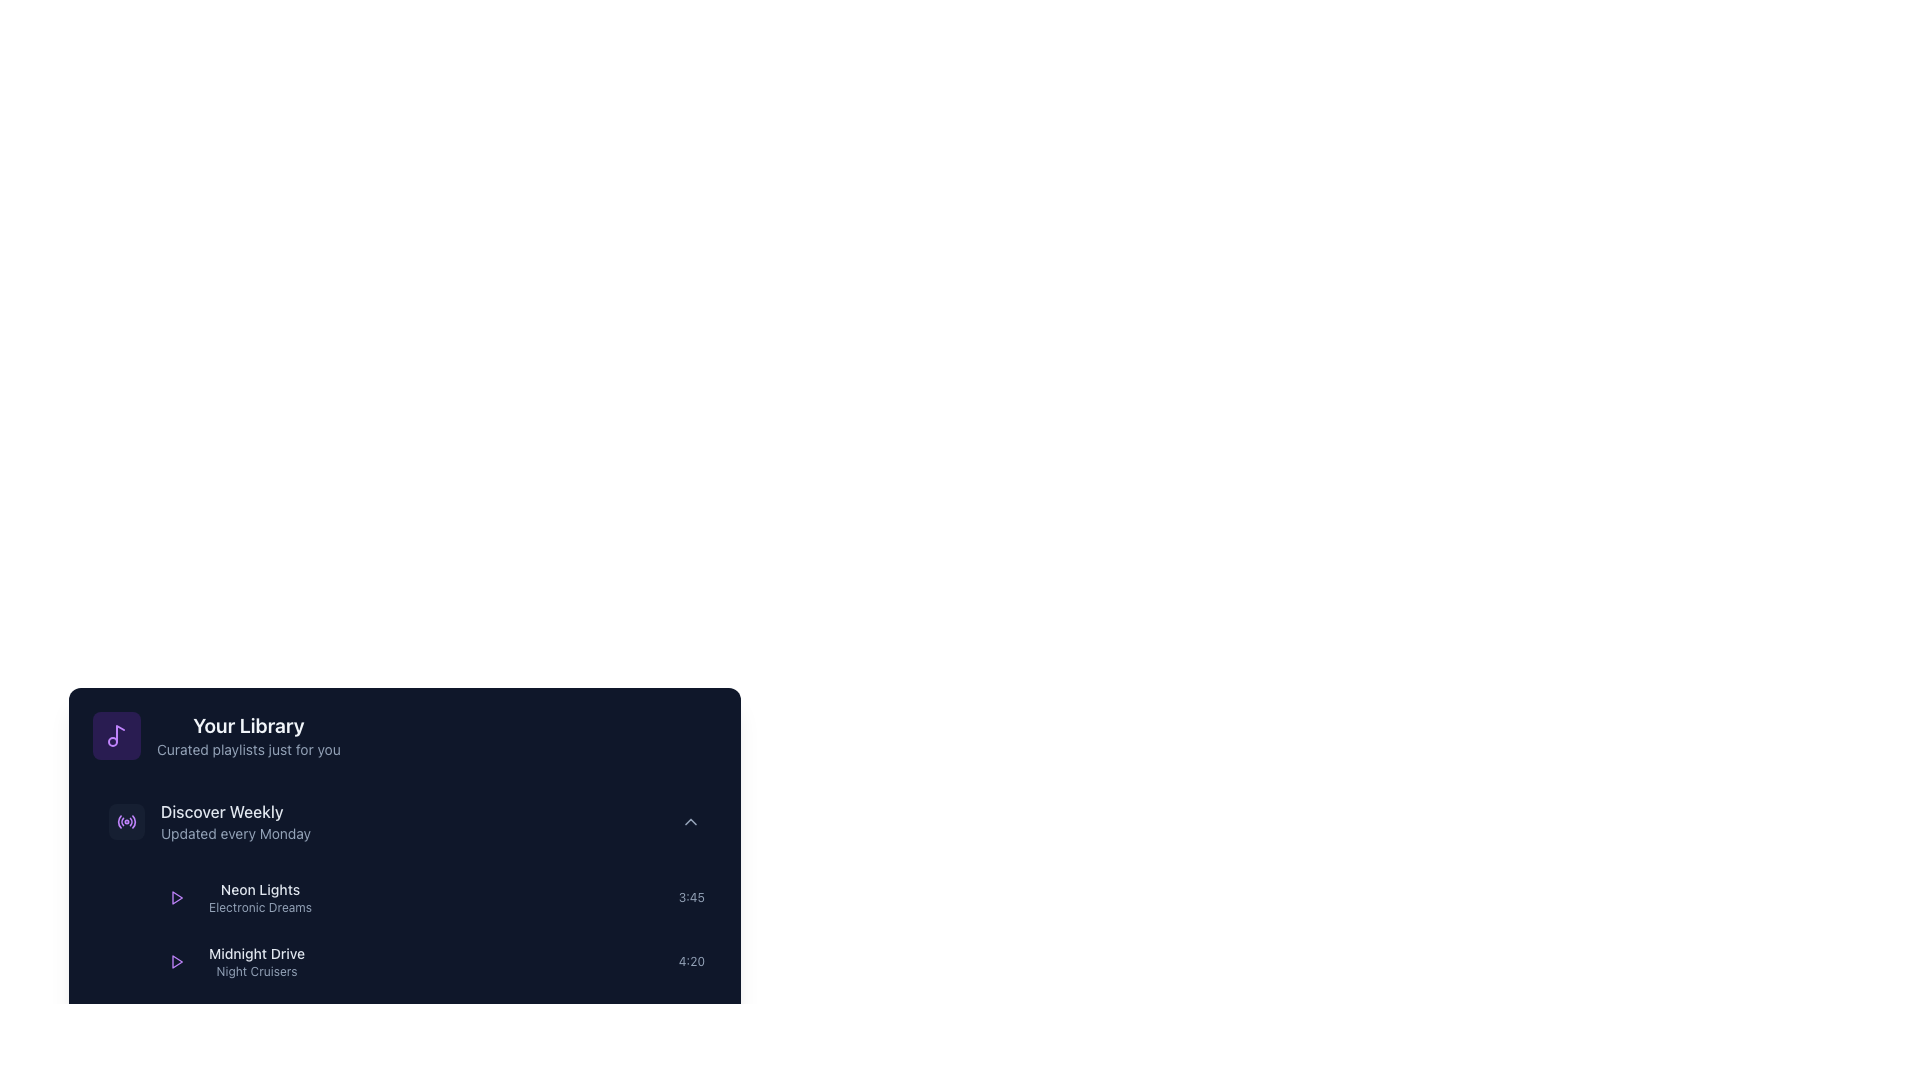  I want to click on the SVG icon shaped as an inverted chevron, which is located in the 'Discover Weekly' section, adjacent to the text describing 'Discover Weekly' and its update details, so click(691, 821).